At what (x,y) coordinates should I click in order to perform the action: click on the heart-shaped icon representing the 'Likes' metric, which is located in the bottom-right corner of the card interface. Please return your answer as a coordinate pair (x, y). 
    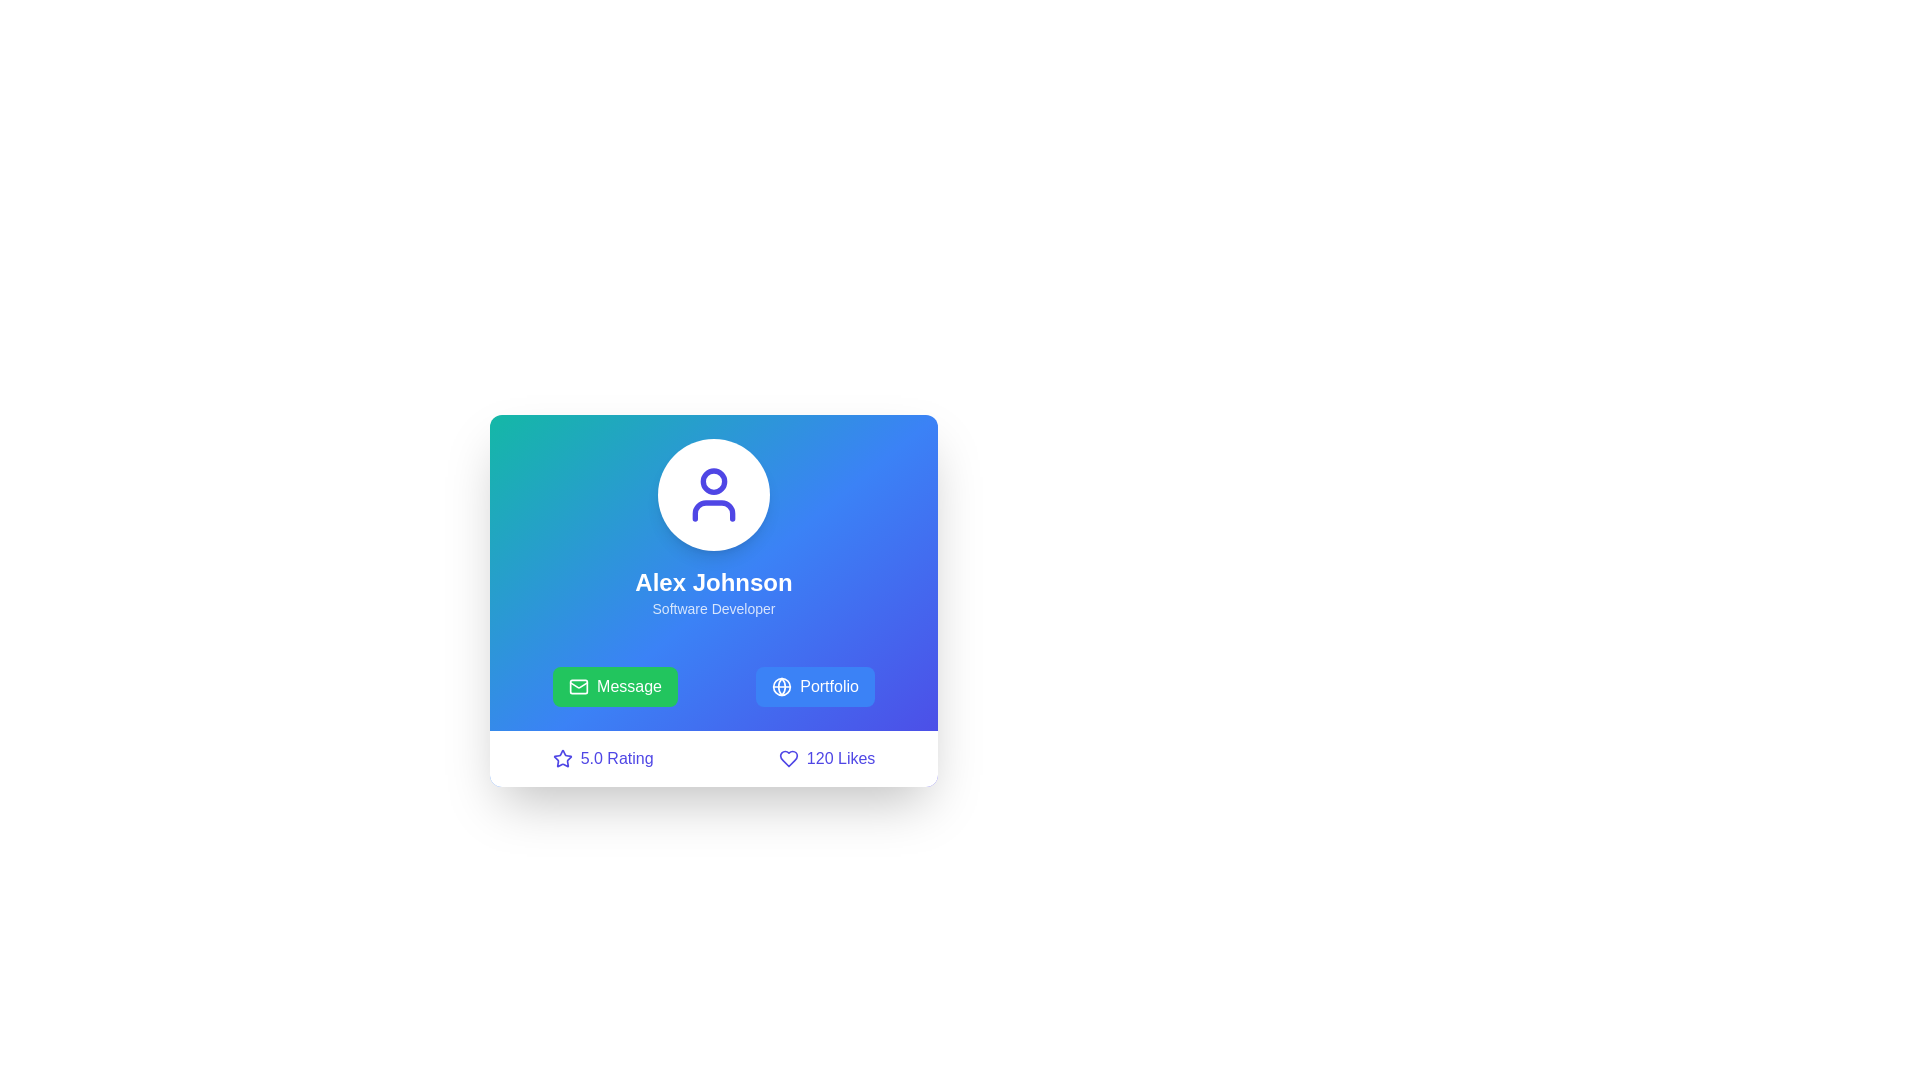
    Looking at the image, I should click on (787, 759).